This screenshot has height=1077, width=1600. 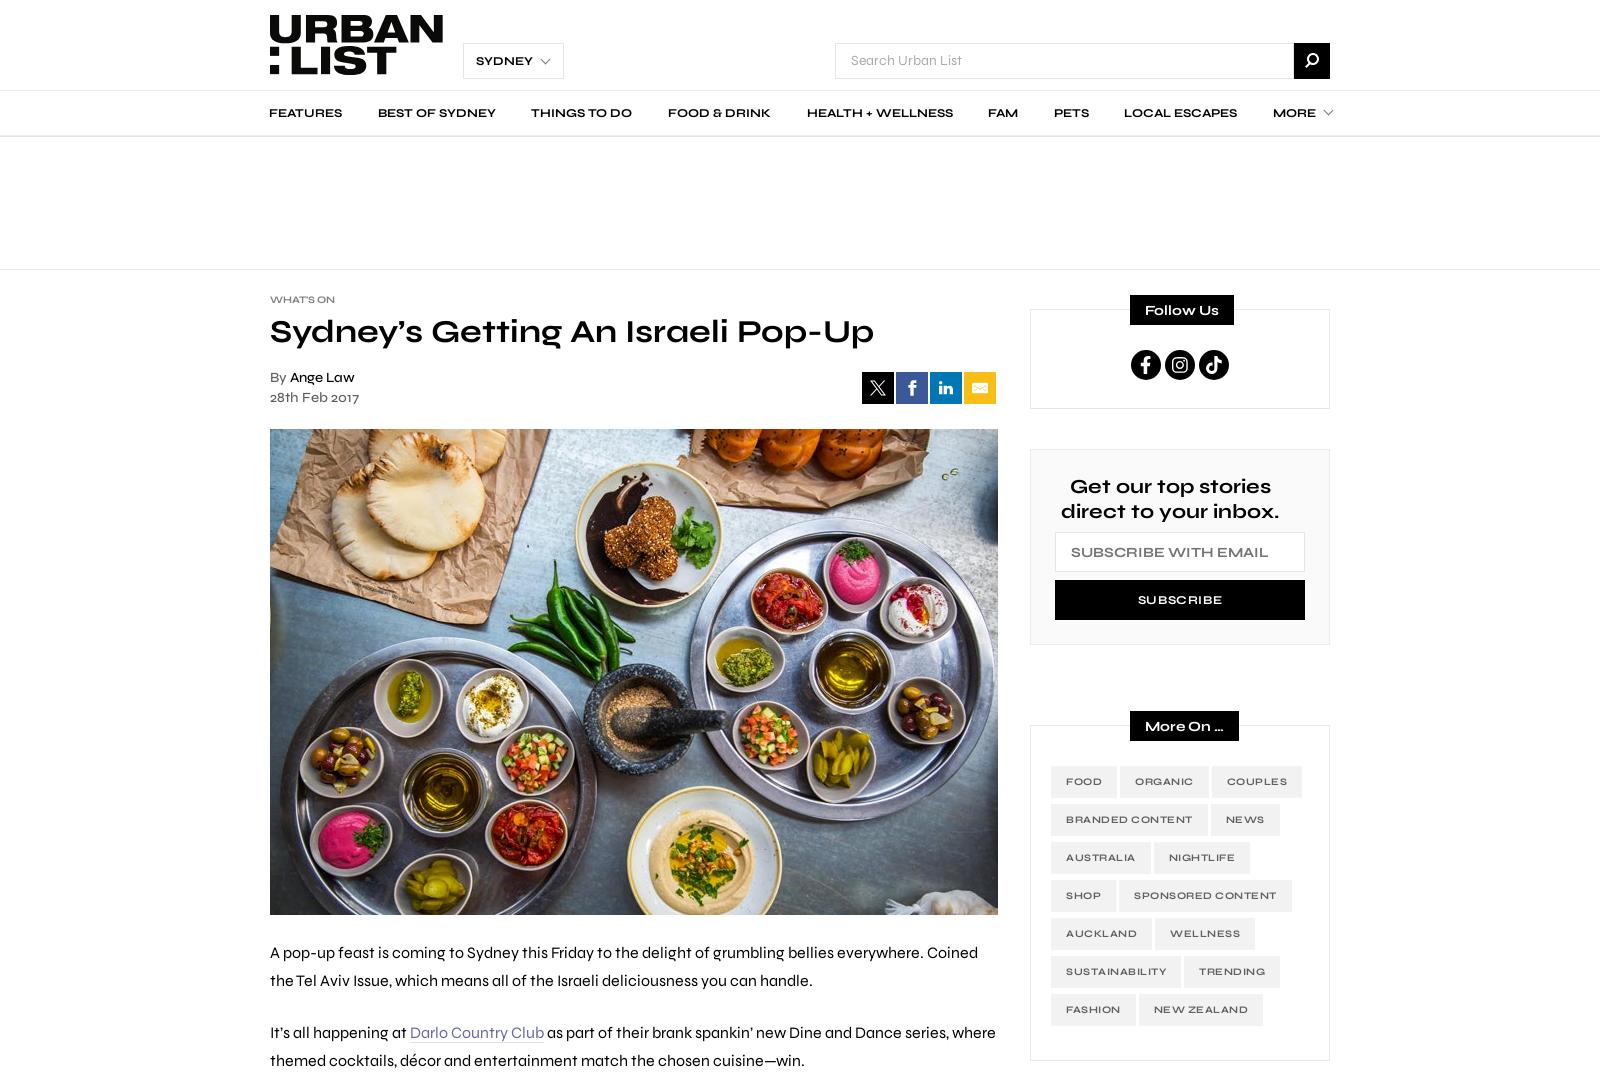 What do you see at coordinates (302, 300) in the screenshot?
I see `'What's On'` at bounding box center [302, 300].